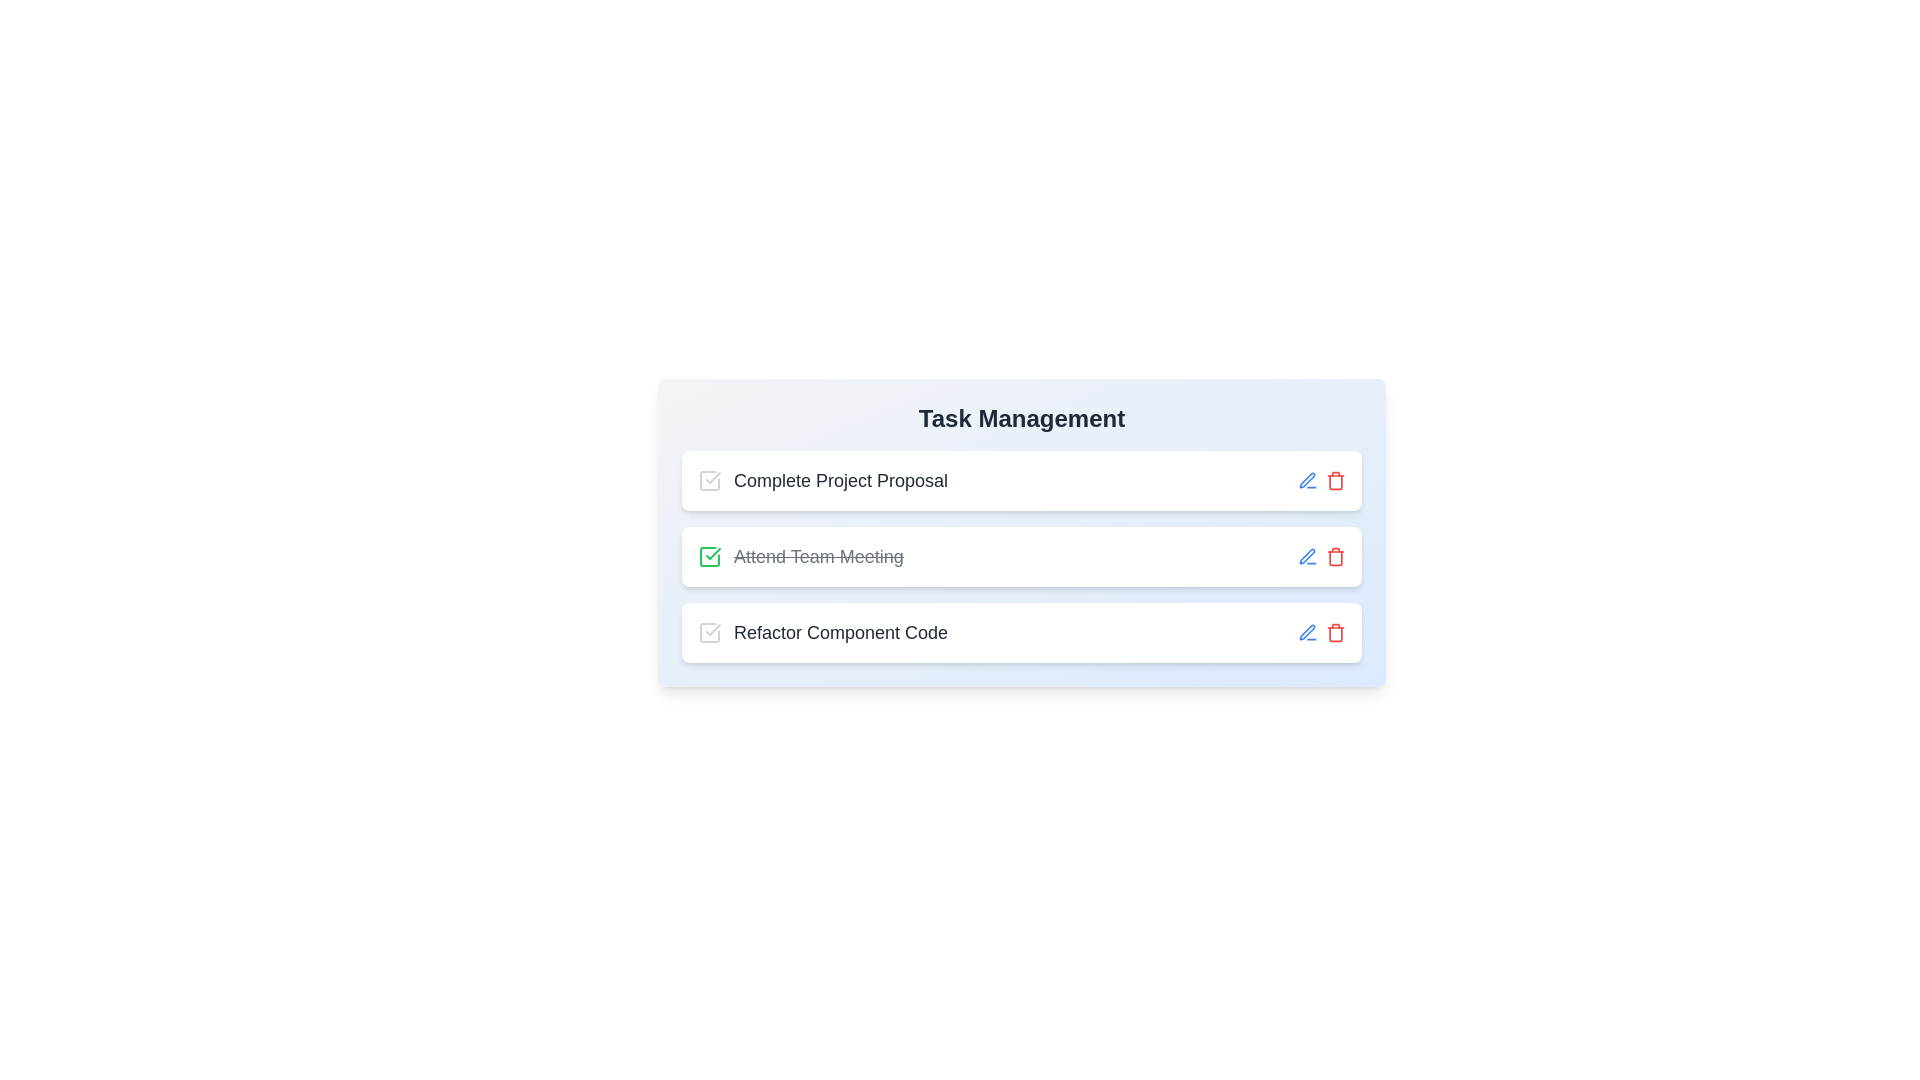 This screenshot has width=1920, height=1080. I want to click on the Checkbox icon indicating the completed state for the task 'Attend Team Meeting', which is located in the Task Management list, so click(710, 556).